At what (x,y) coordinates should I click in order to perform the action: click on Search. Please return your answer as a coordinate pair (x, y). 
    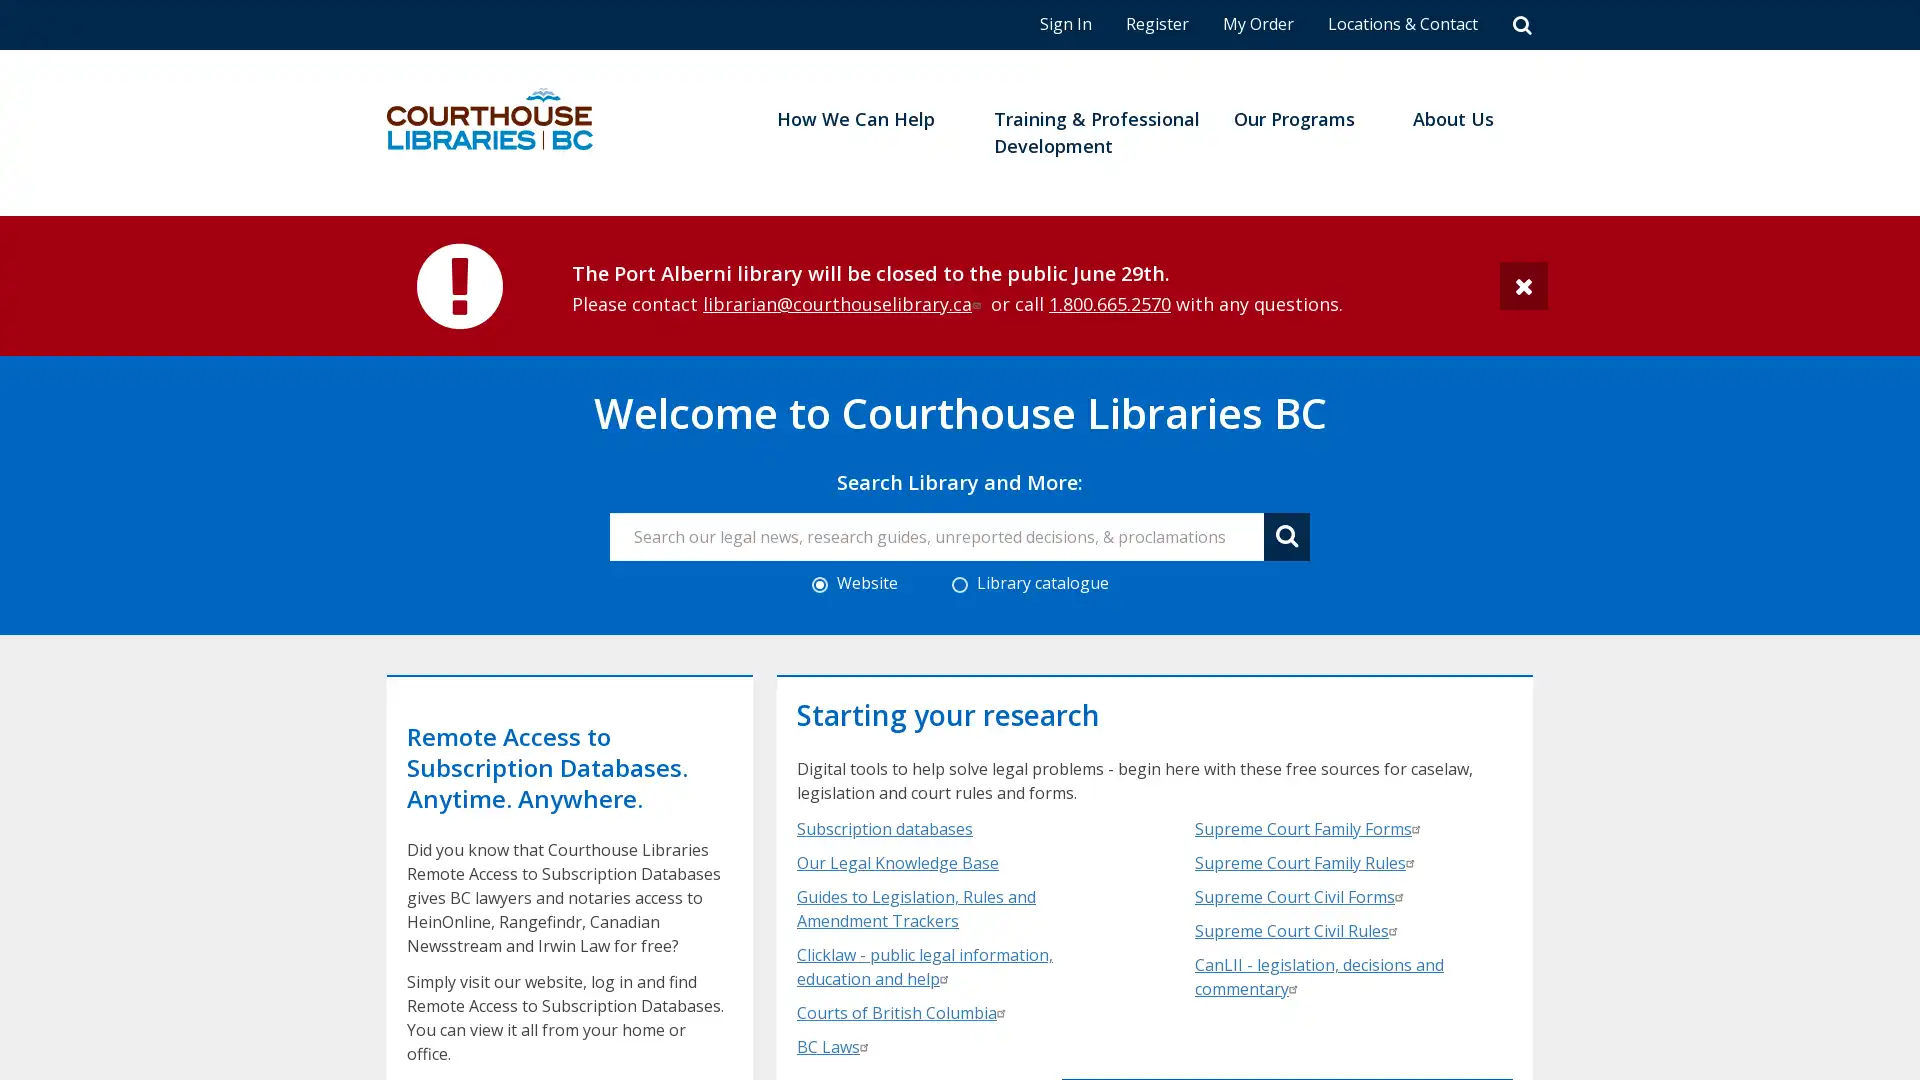
    Looking at the image, I should click on (1521, 24).